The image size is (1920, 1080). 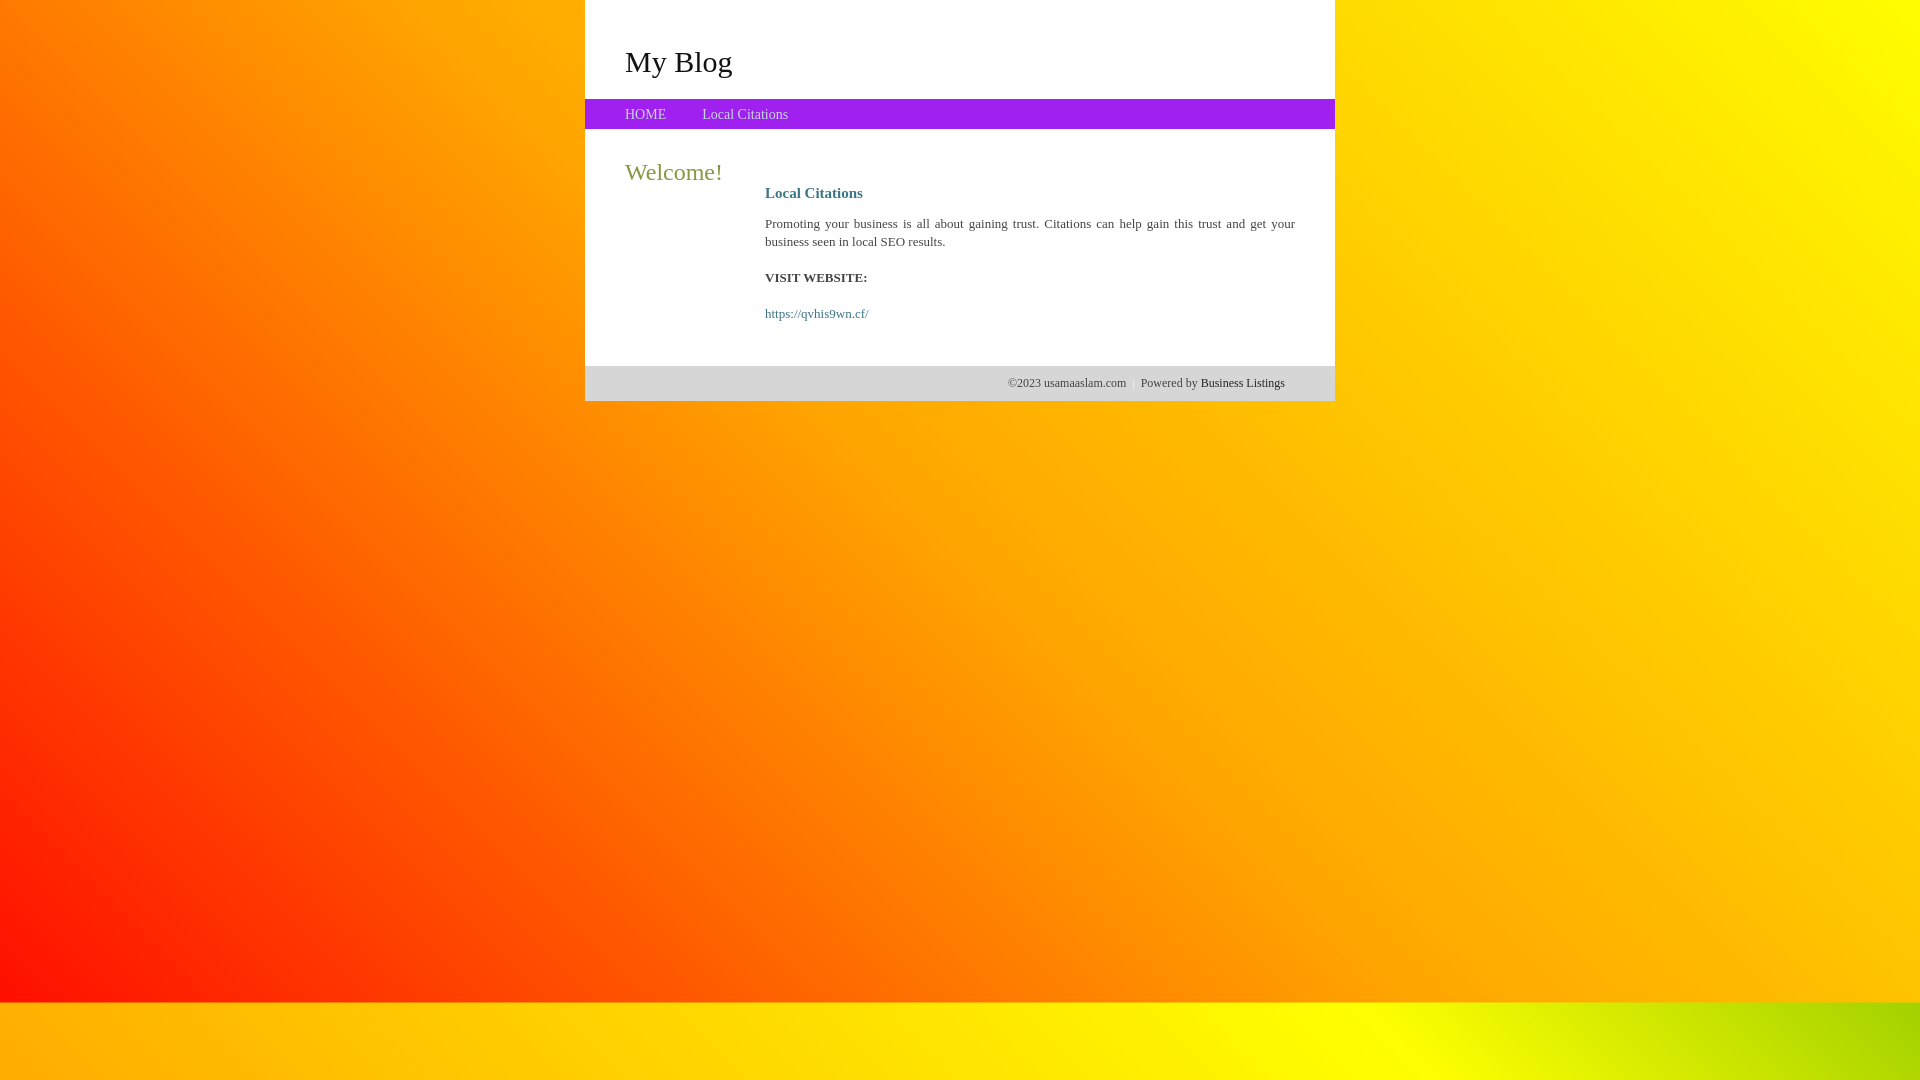 I want to click on 'Local Citations', so click(x=743, y=114).